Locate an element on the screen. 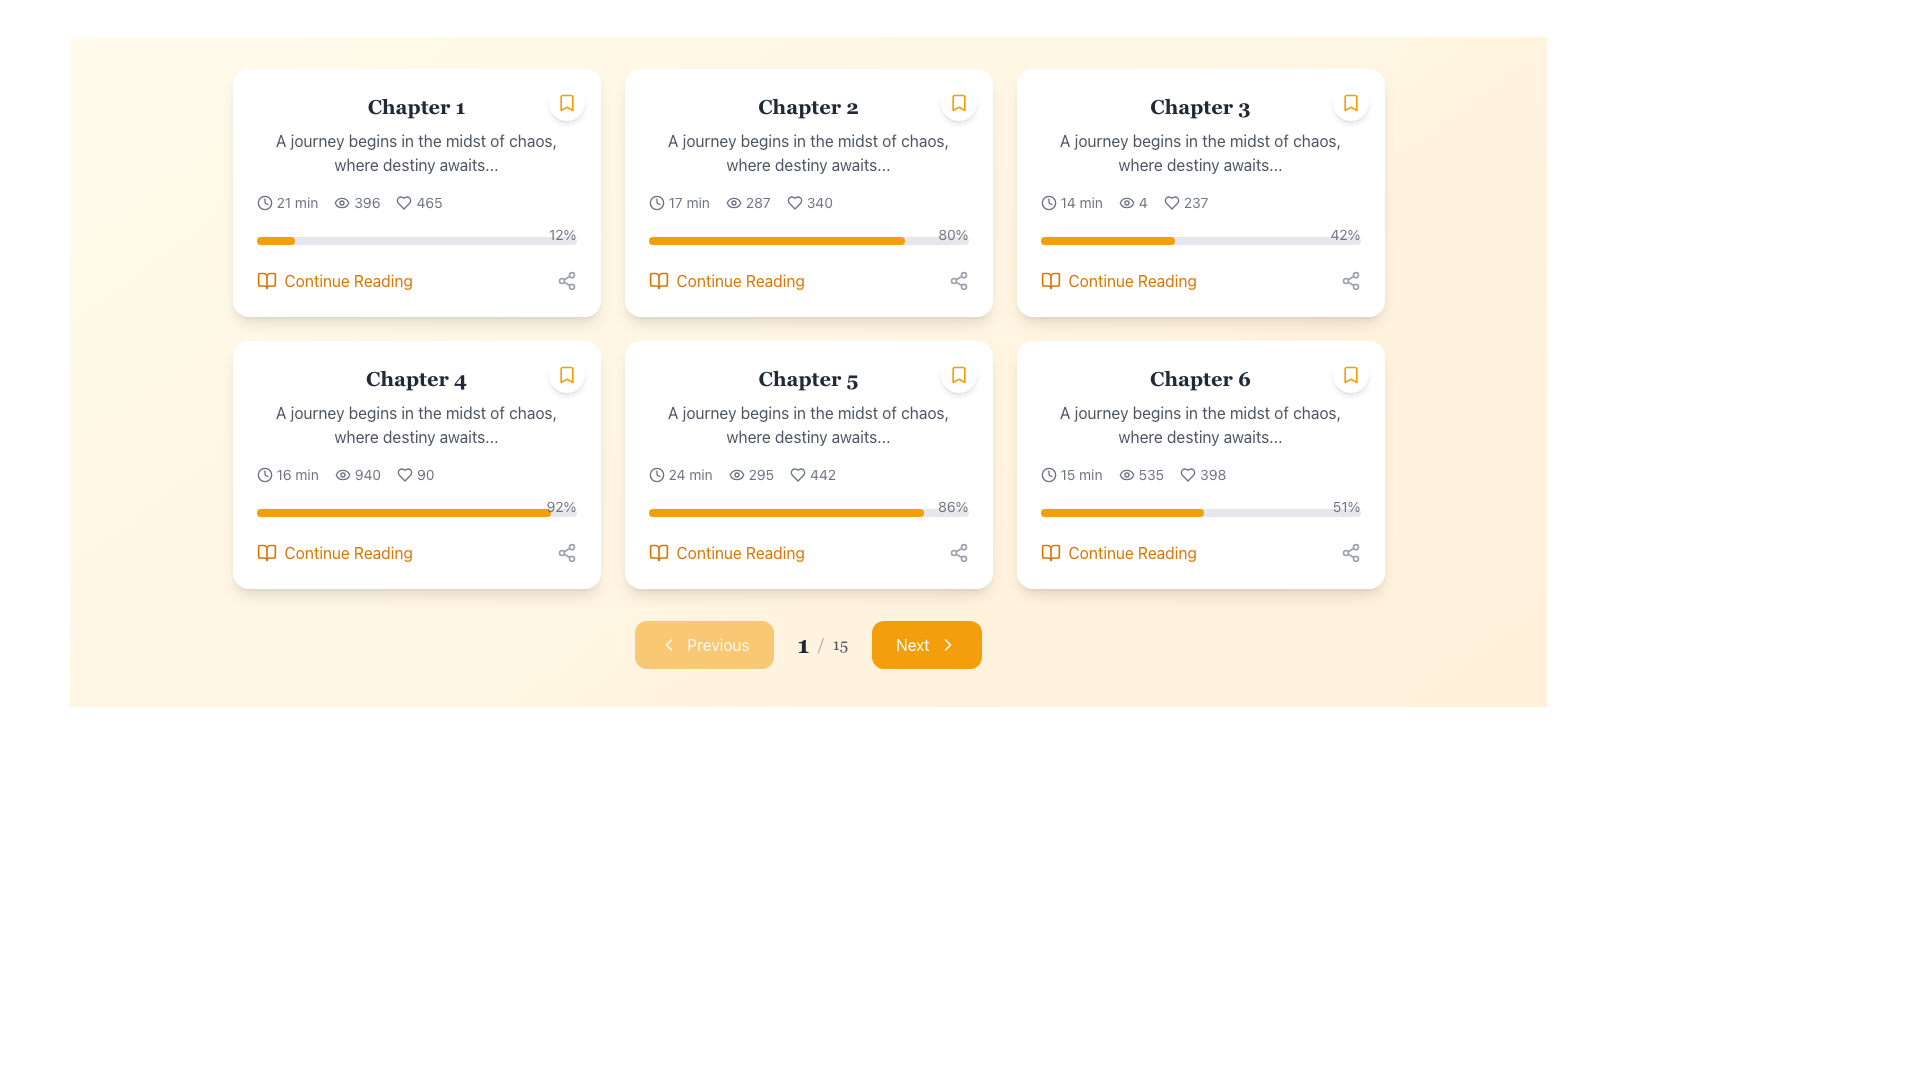 The width and height of the screenshot is (1920, 1080). the heart-shaped icon located is located at coordinates (1188, 474).